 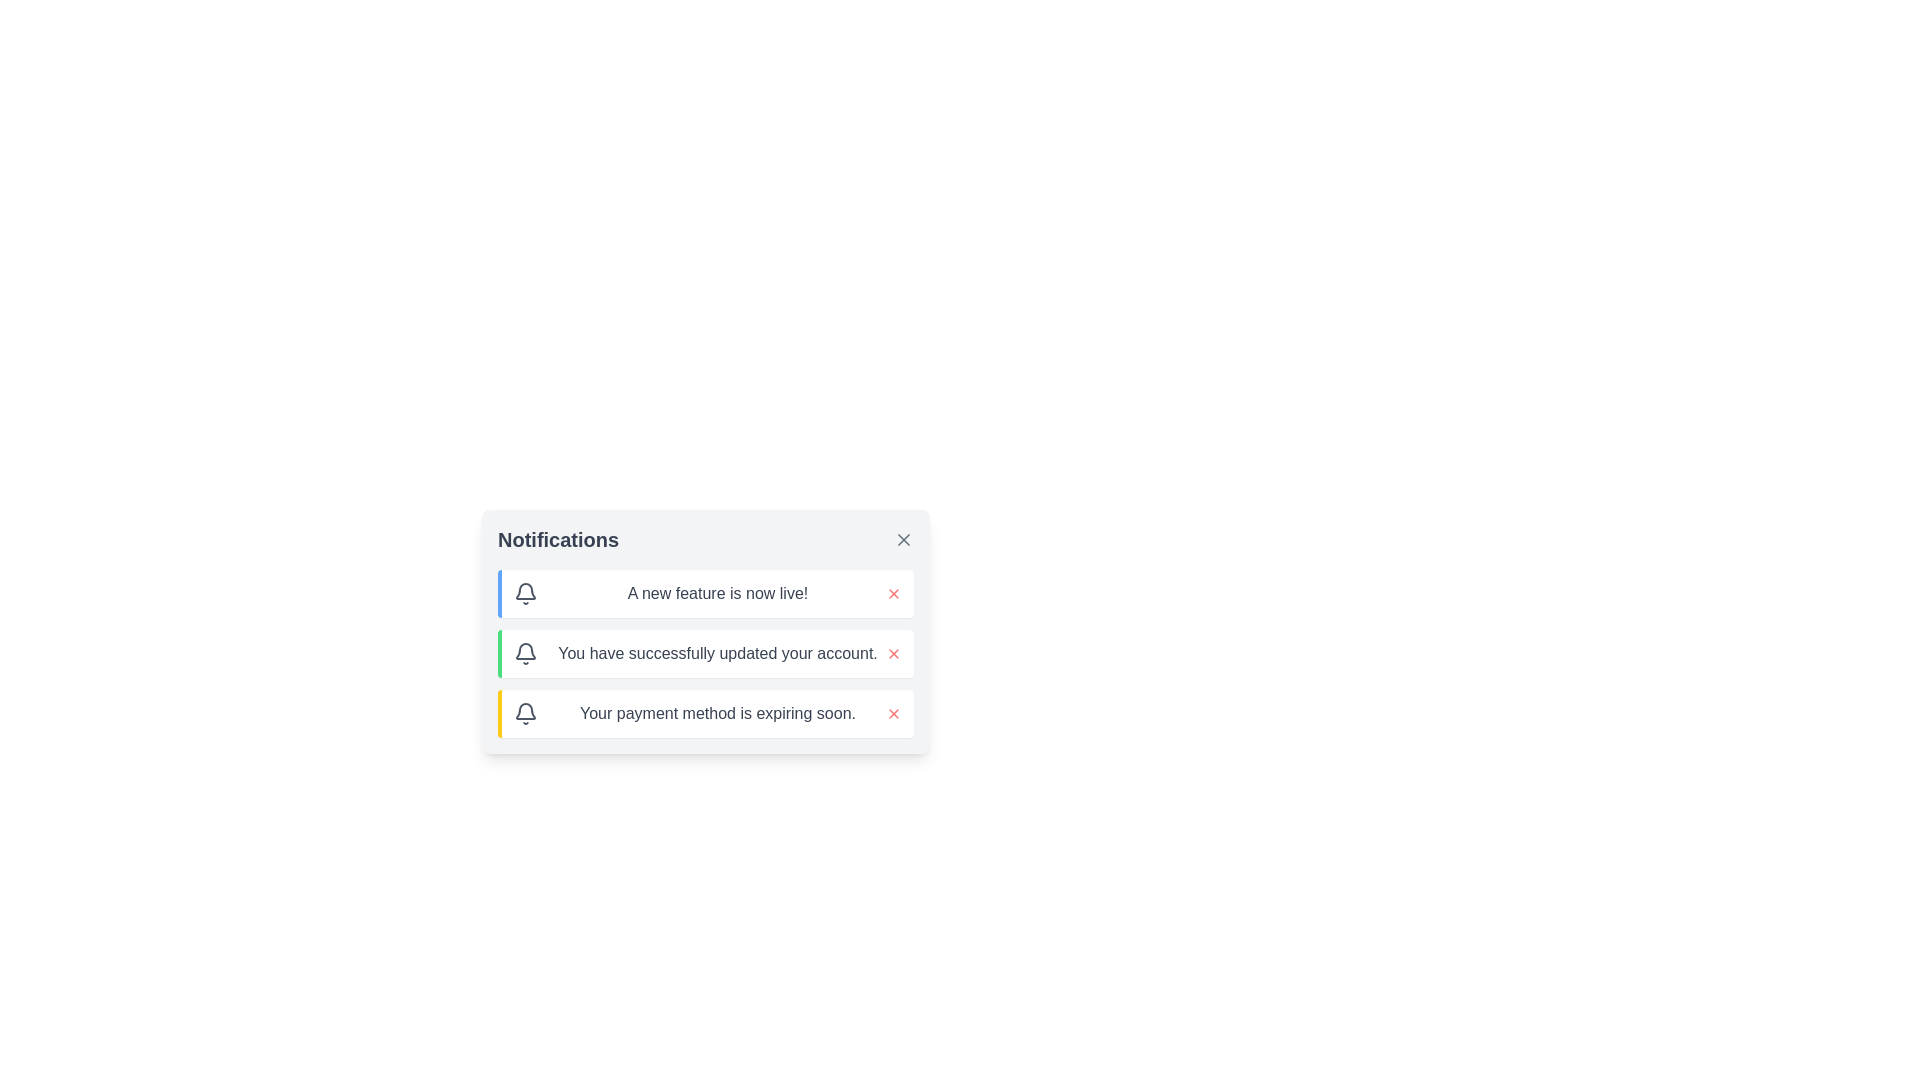 What do you see at coordinates (892, 654) in the screenshot?
I see `the close button of the second notification item in the list to observe a styling change` at bounding box center [892, 654].